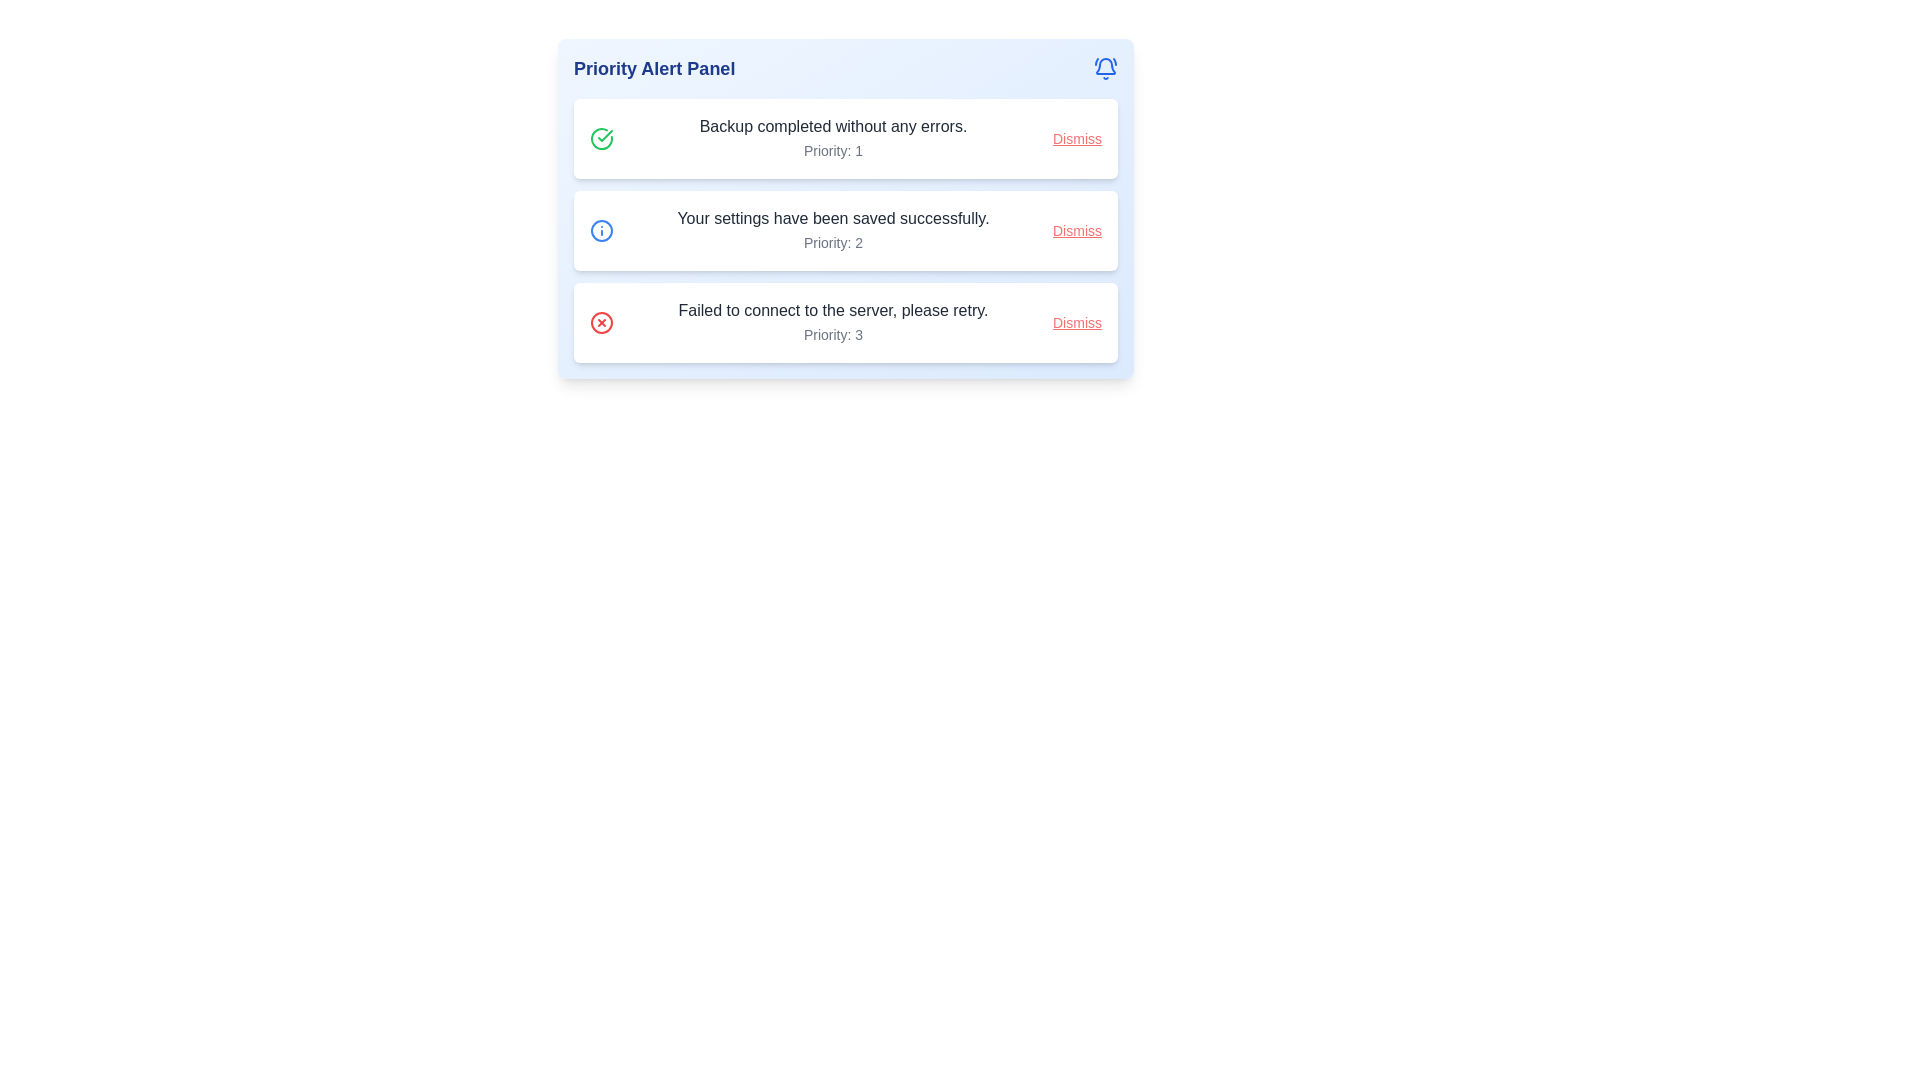 Image resolution: width=1920 pixels, height=1080 pixels. I want to click on the button styled as a hyperlink located at the top-right corner of the notification card, so click(1076, 137).